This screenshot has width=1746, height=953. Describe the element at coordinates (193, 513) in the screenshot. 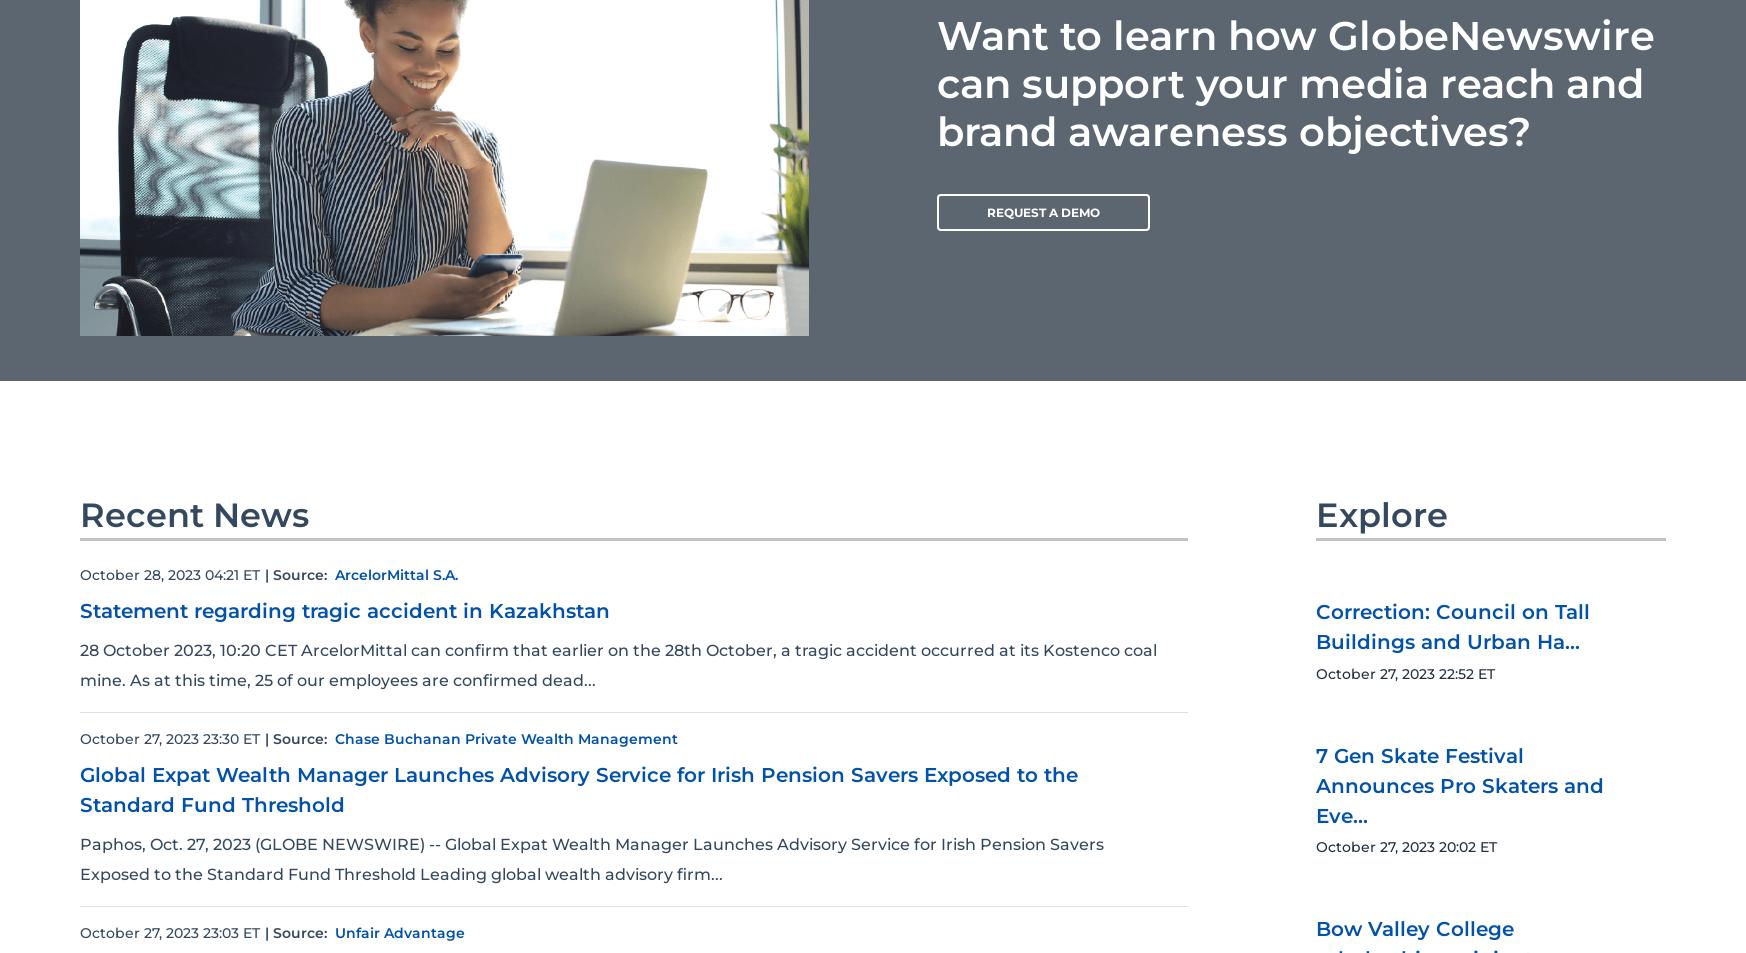

I see `'Recent News'` at that location.